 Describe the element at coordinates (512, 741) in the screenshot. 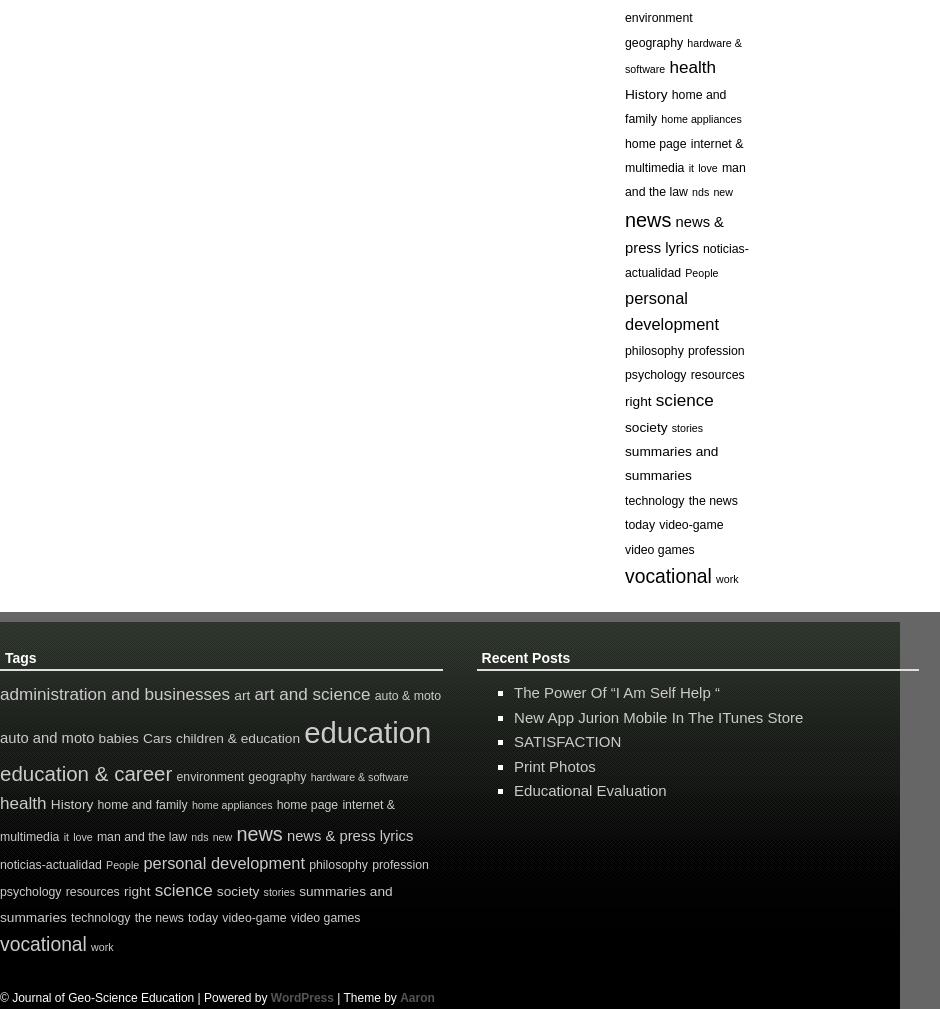

I see `'SATISFACTION'` at that location.